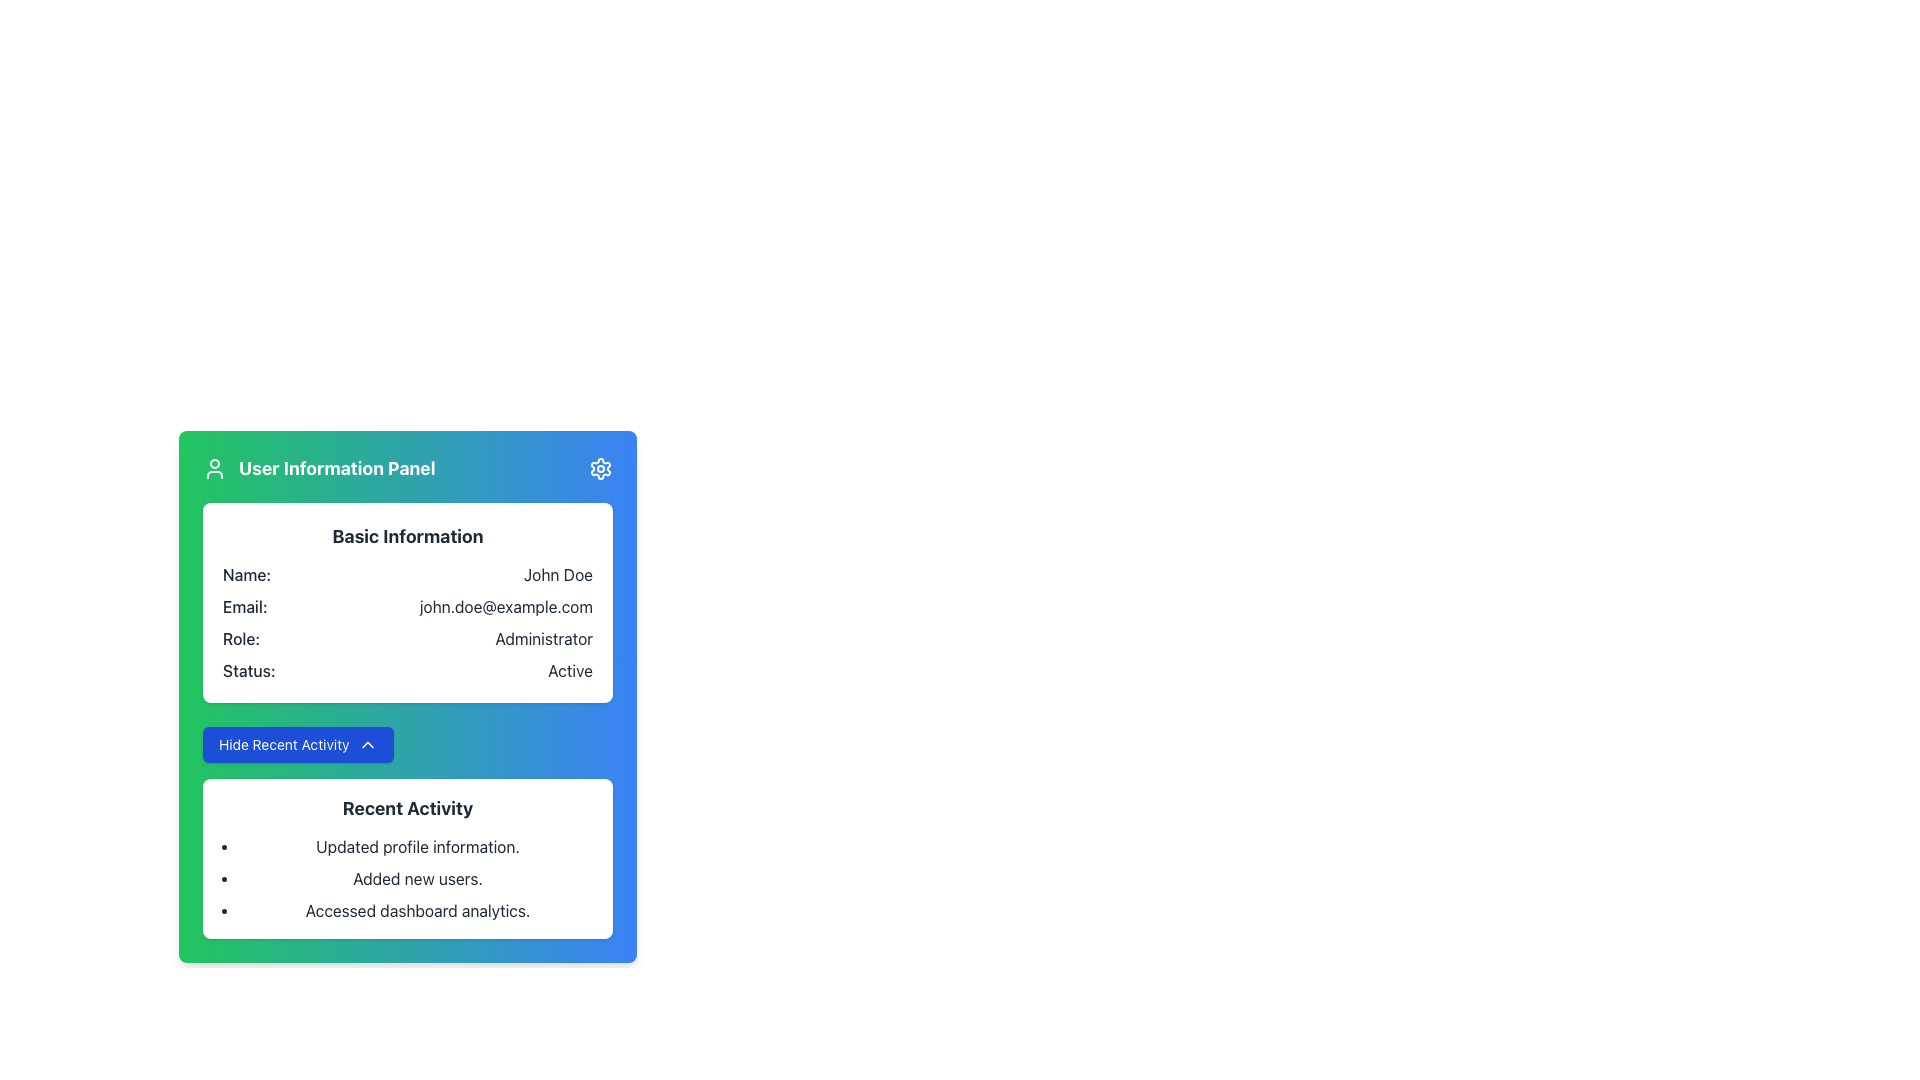 The image size is (1920, 1080). What do you see at coordinates (244, 605) in the screenshot?
I see `the email label in the 'Basic Information' section of the 'User Information Panel', which is positioned to the left of the email address 'john.doe@example.com'` at bounding box center [244, 605].